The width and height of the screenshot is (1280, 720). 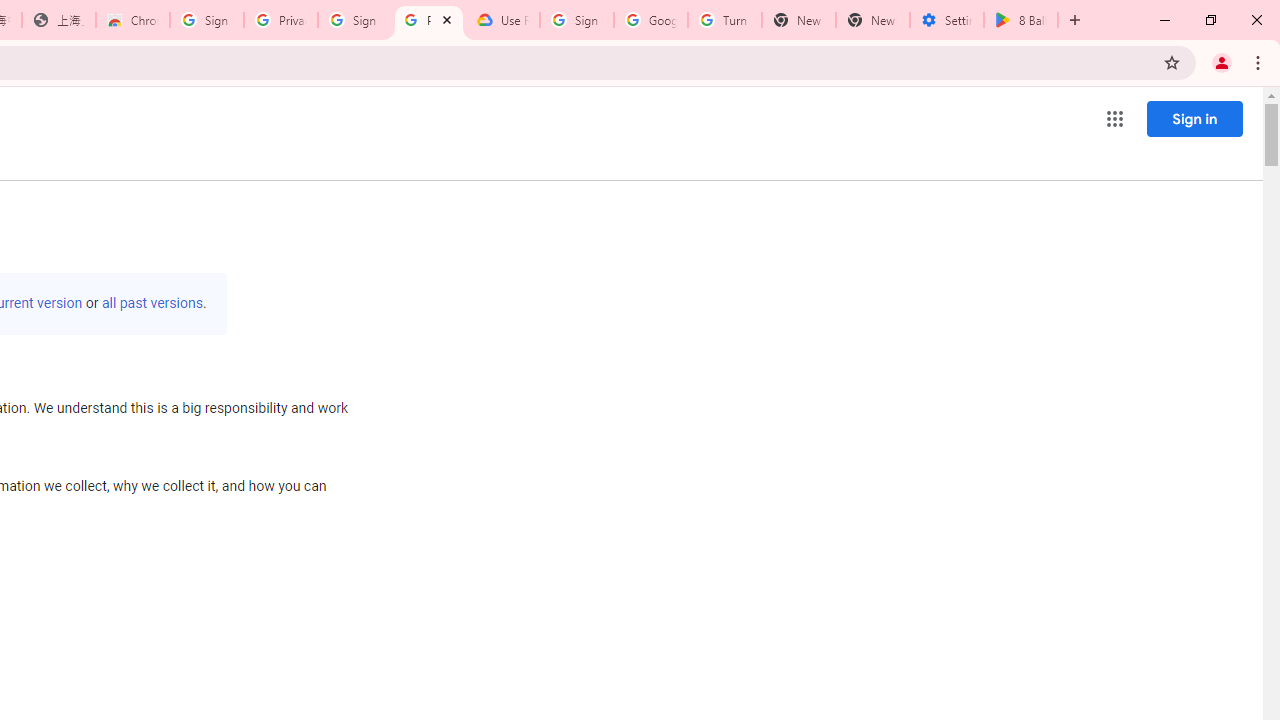 I want to click on 'Settings - System', so click(x=946, y=20).